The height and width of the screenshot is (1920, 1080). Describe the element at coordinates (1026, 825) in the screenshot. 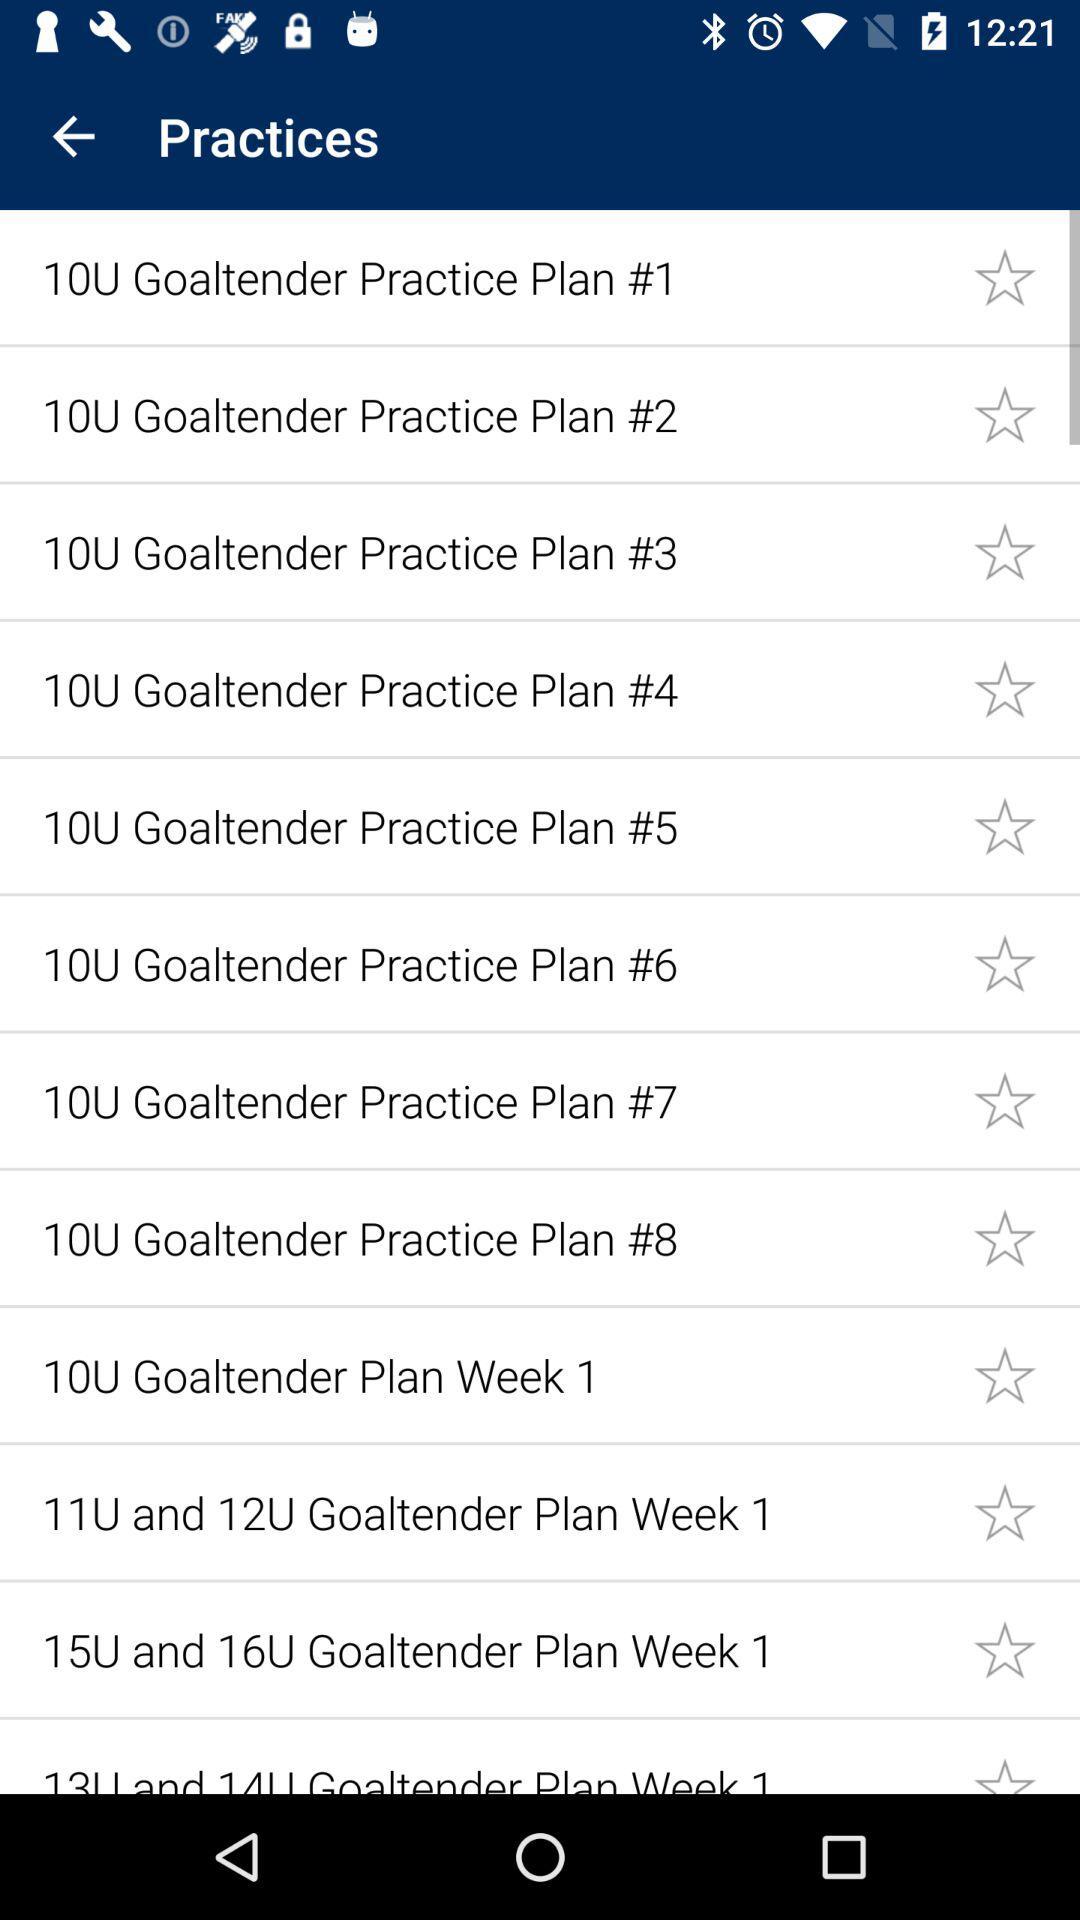

I see `favorite` at that location.